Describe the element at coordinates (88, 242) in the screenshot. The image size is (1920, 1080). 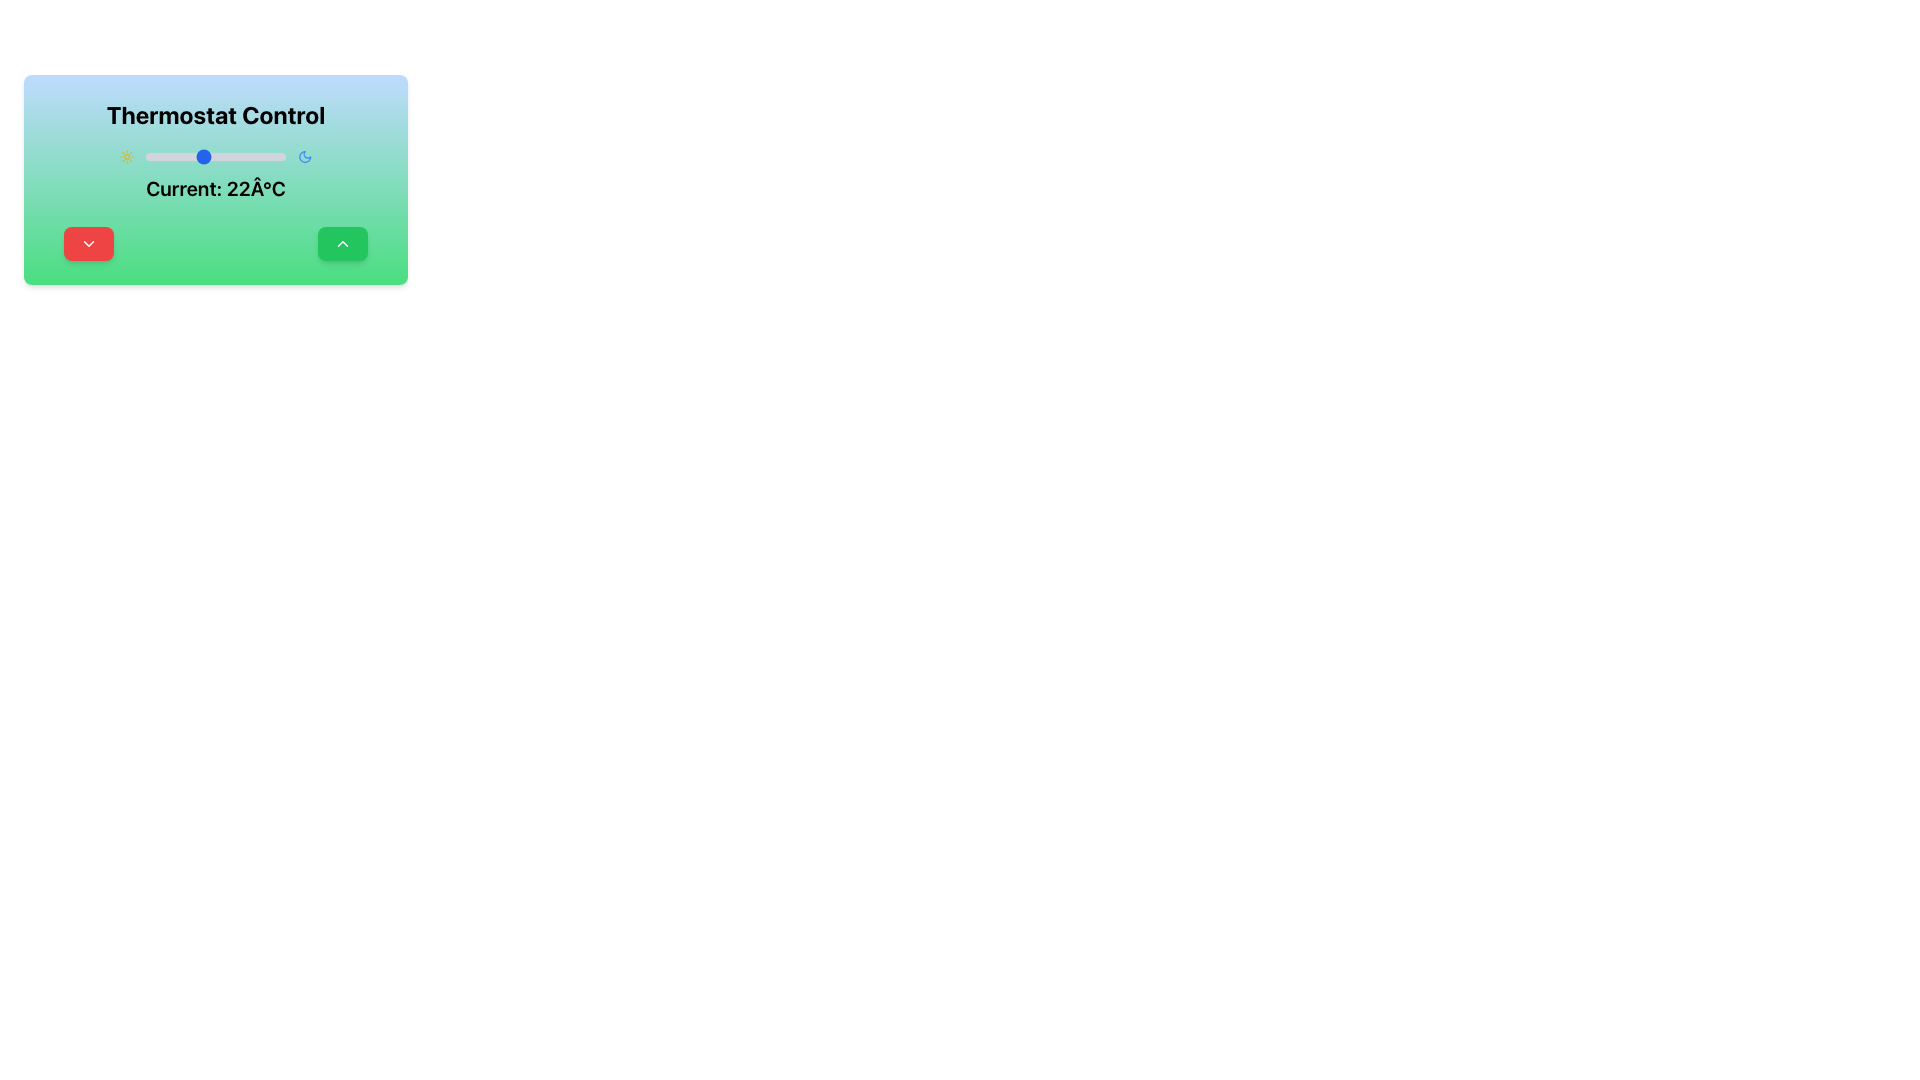
I see `the decrement button located on the left side of the Thermostat Control section to observe the hover state changes` at that location.